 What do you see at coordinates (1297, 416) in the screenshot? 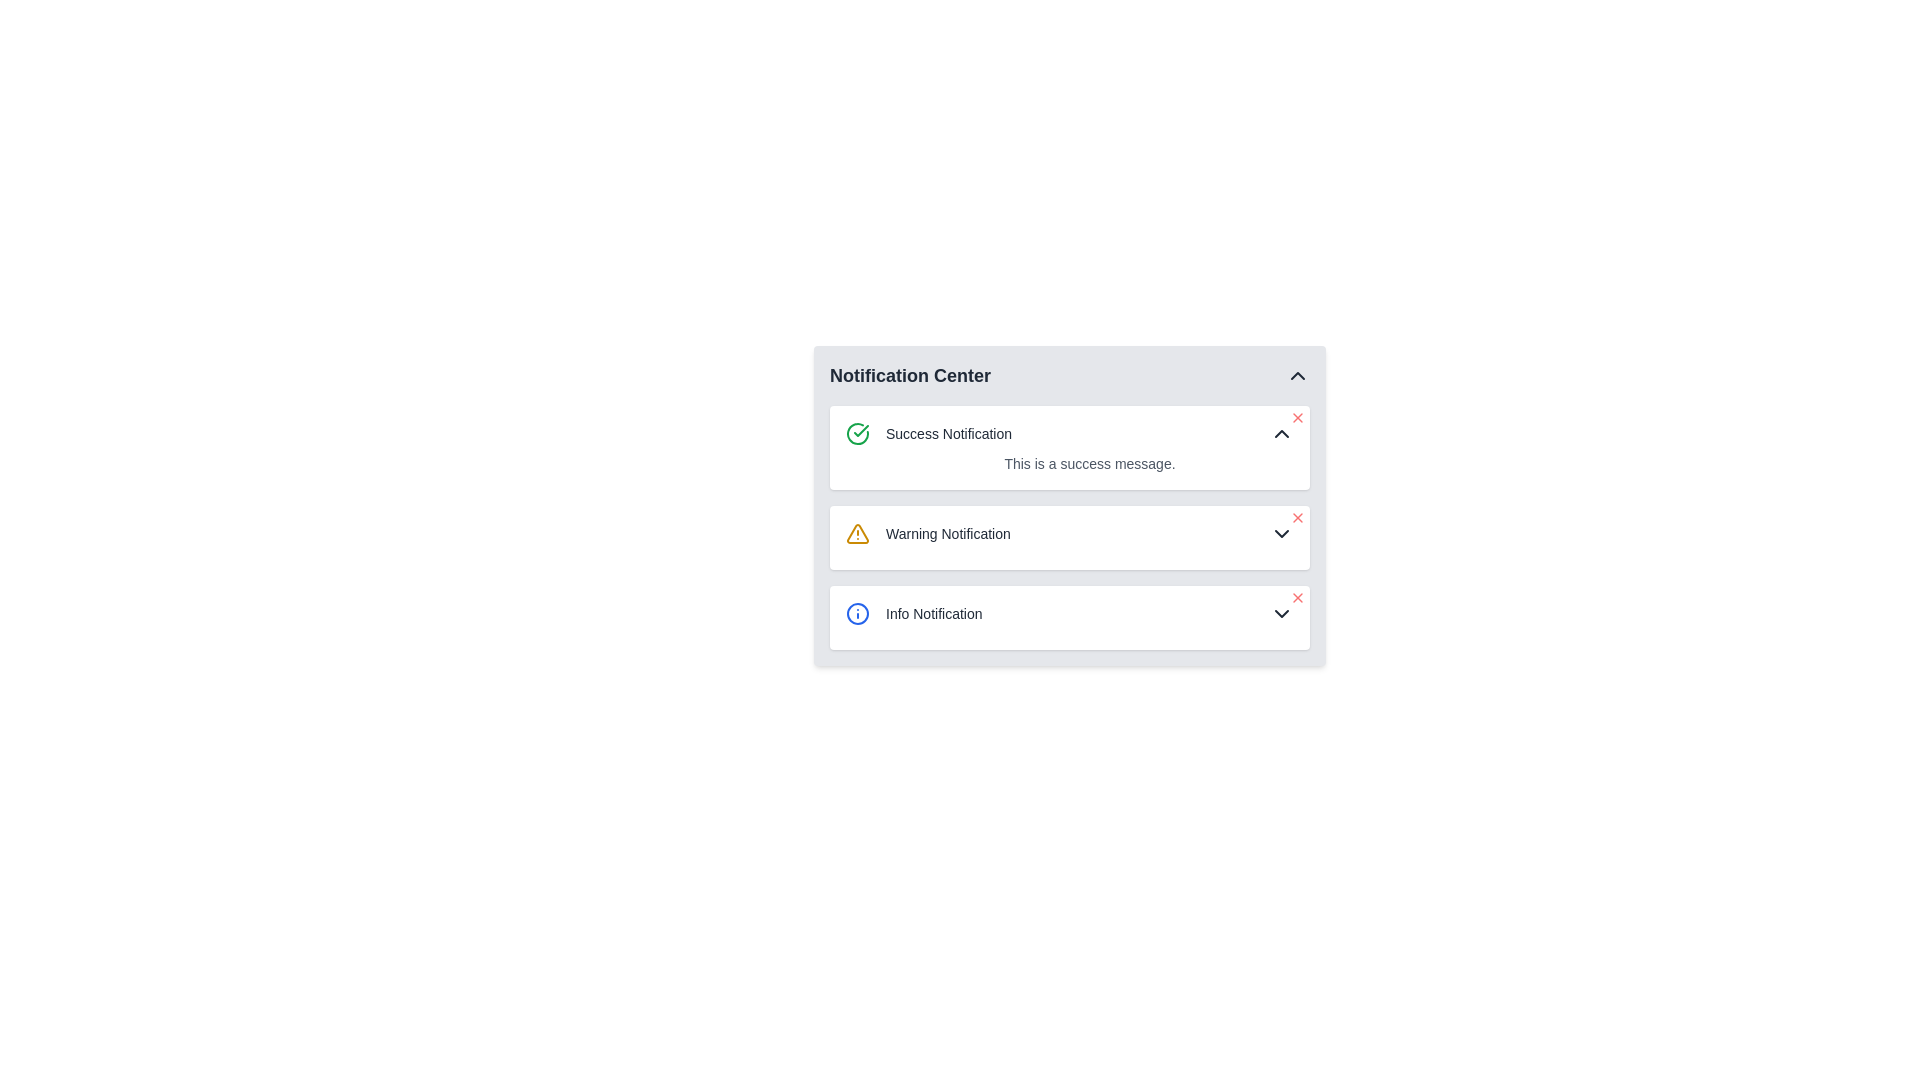
I see `the close button located at the top-right corner of the 'Success Notification'` at bounding box center [1297, 416].